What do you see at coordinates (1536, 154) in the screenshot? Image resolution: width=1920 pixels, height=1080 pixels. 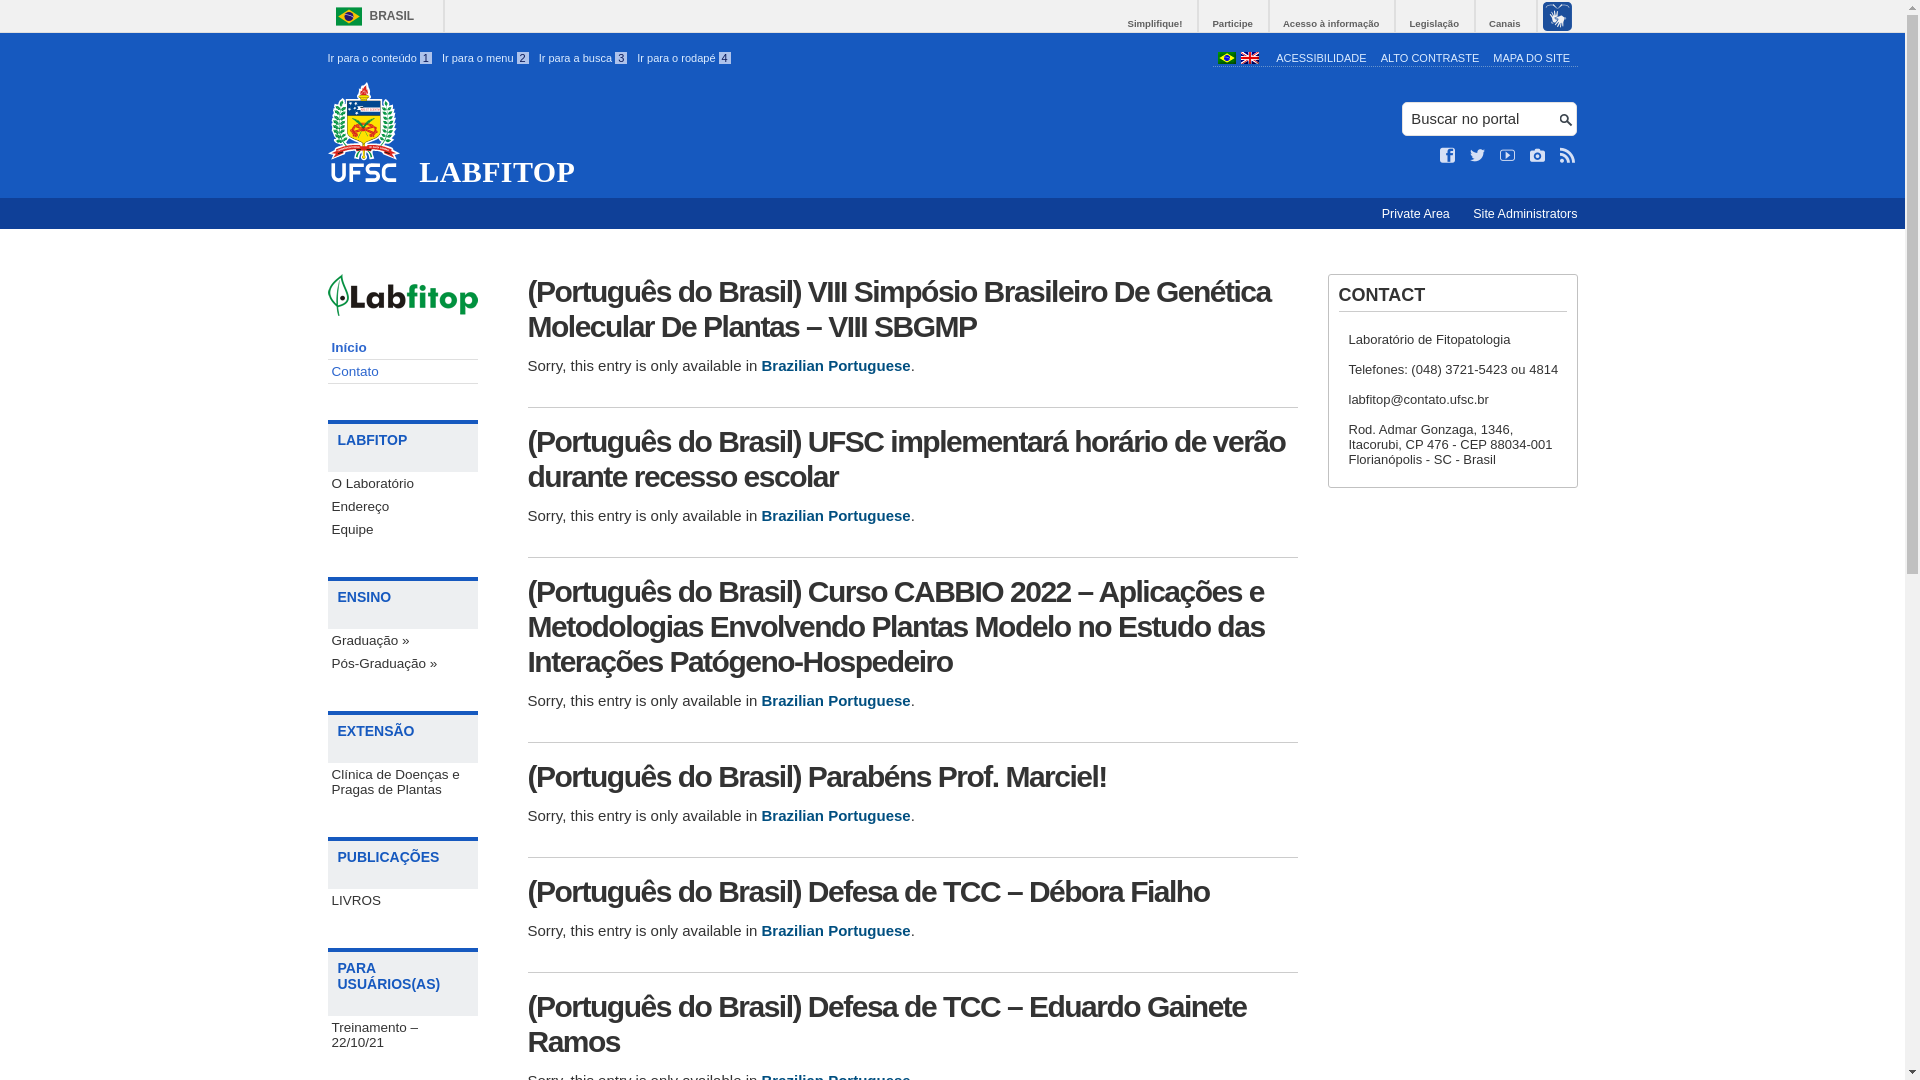 I see `'Veja no Instagram'` at bounding box center [1536, 154].